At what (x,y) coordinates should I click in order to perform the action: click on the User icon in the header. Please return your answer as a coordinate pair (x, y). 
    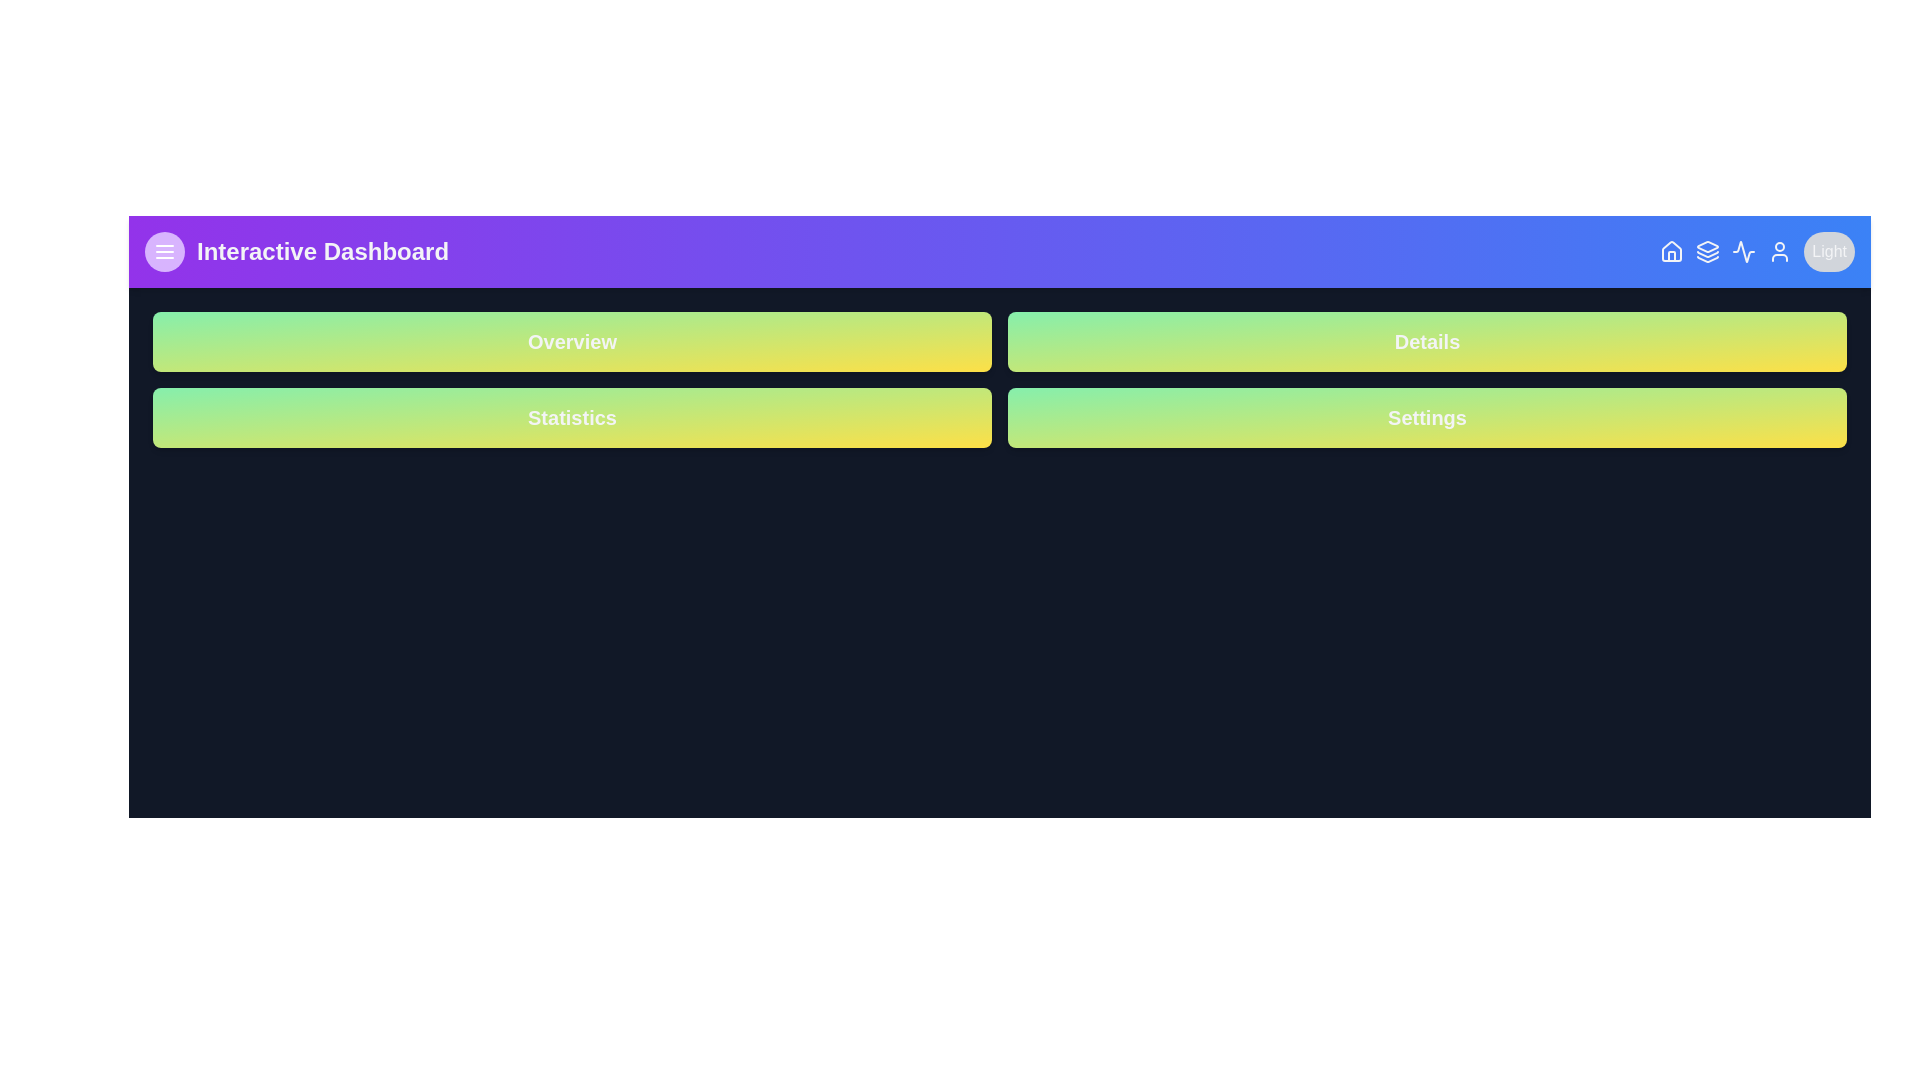
    Looking at the image, I should click on (1780, 250).